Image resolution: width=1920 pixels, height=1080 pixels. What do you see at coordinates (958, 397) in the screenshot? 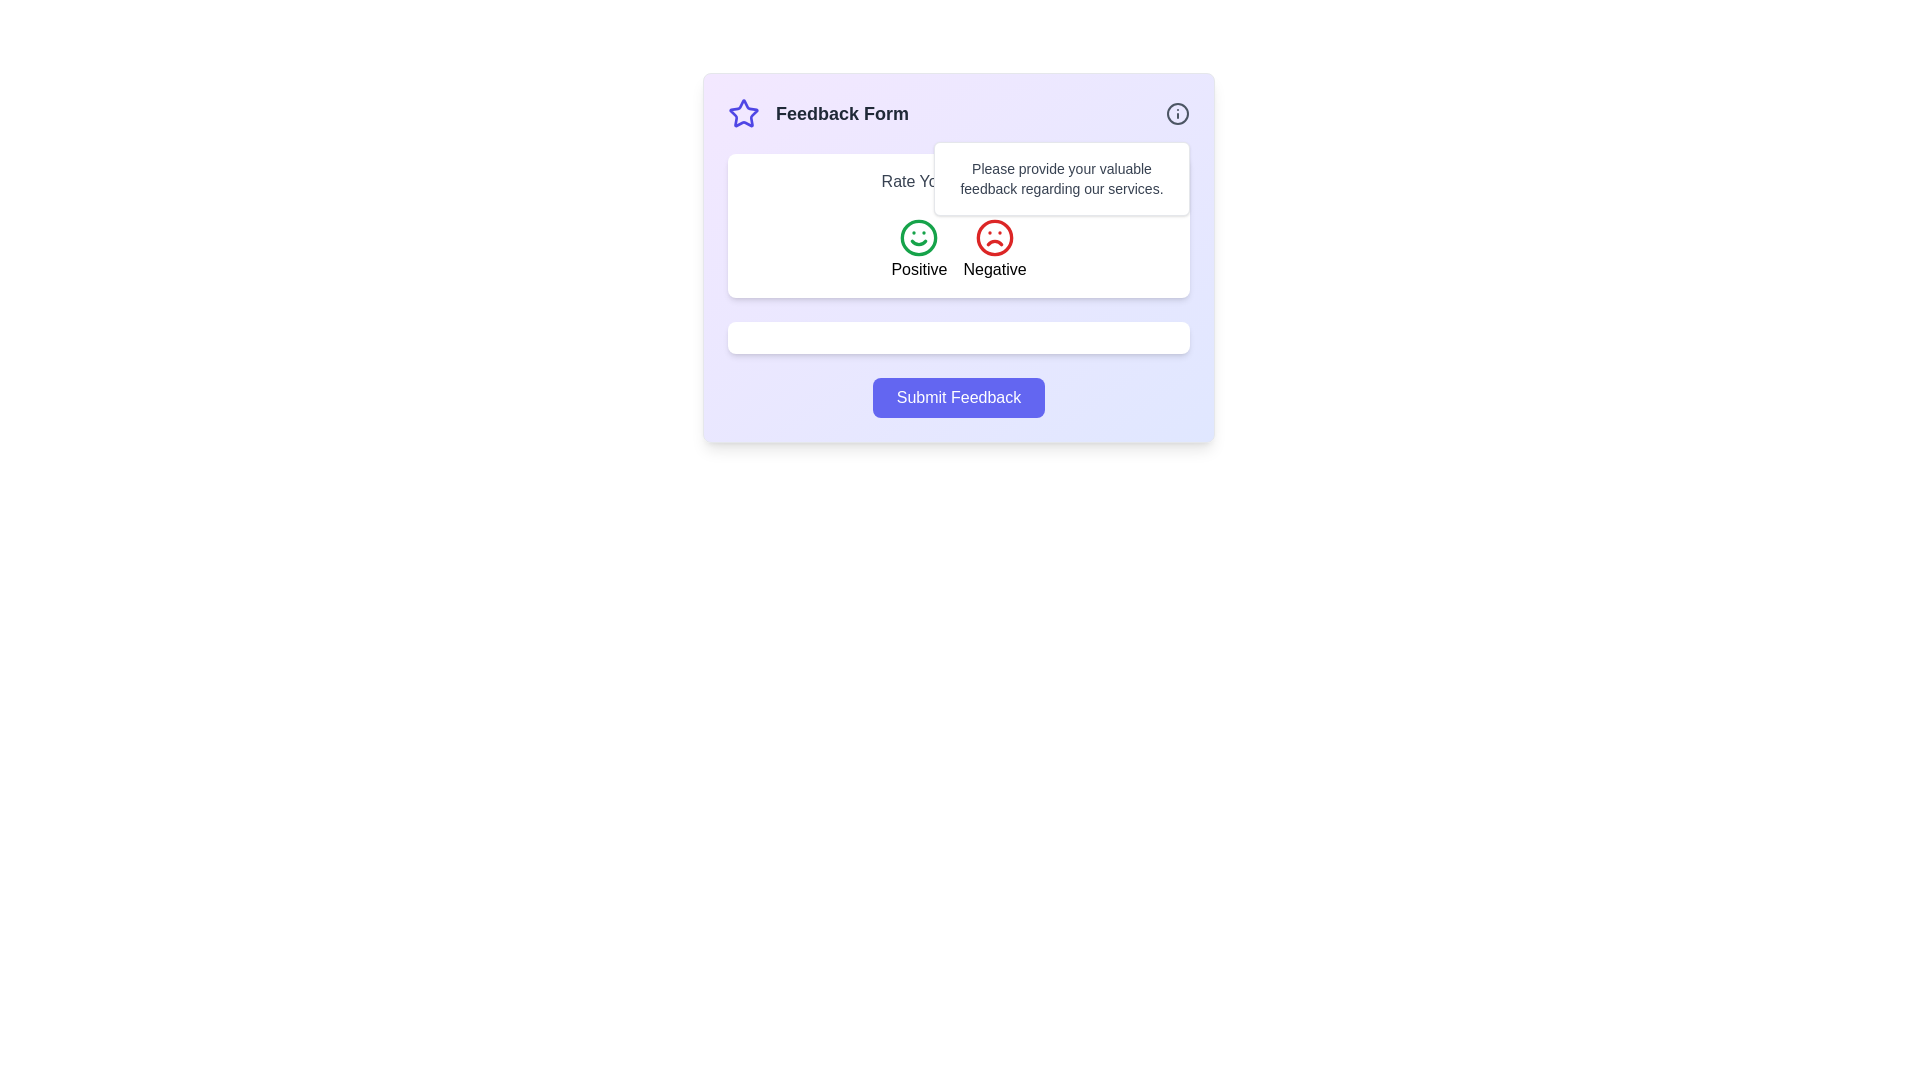
I see `the submit button located at the bottom of the feedback form` at bounding box center [958, 397].